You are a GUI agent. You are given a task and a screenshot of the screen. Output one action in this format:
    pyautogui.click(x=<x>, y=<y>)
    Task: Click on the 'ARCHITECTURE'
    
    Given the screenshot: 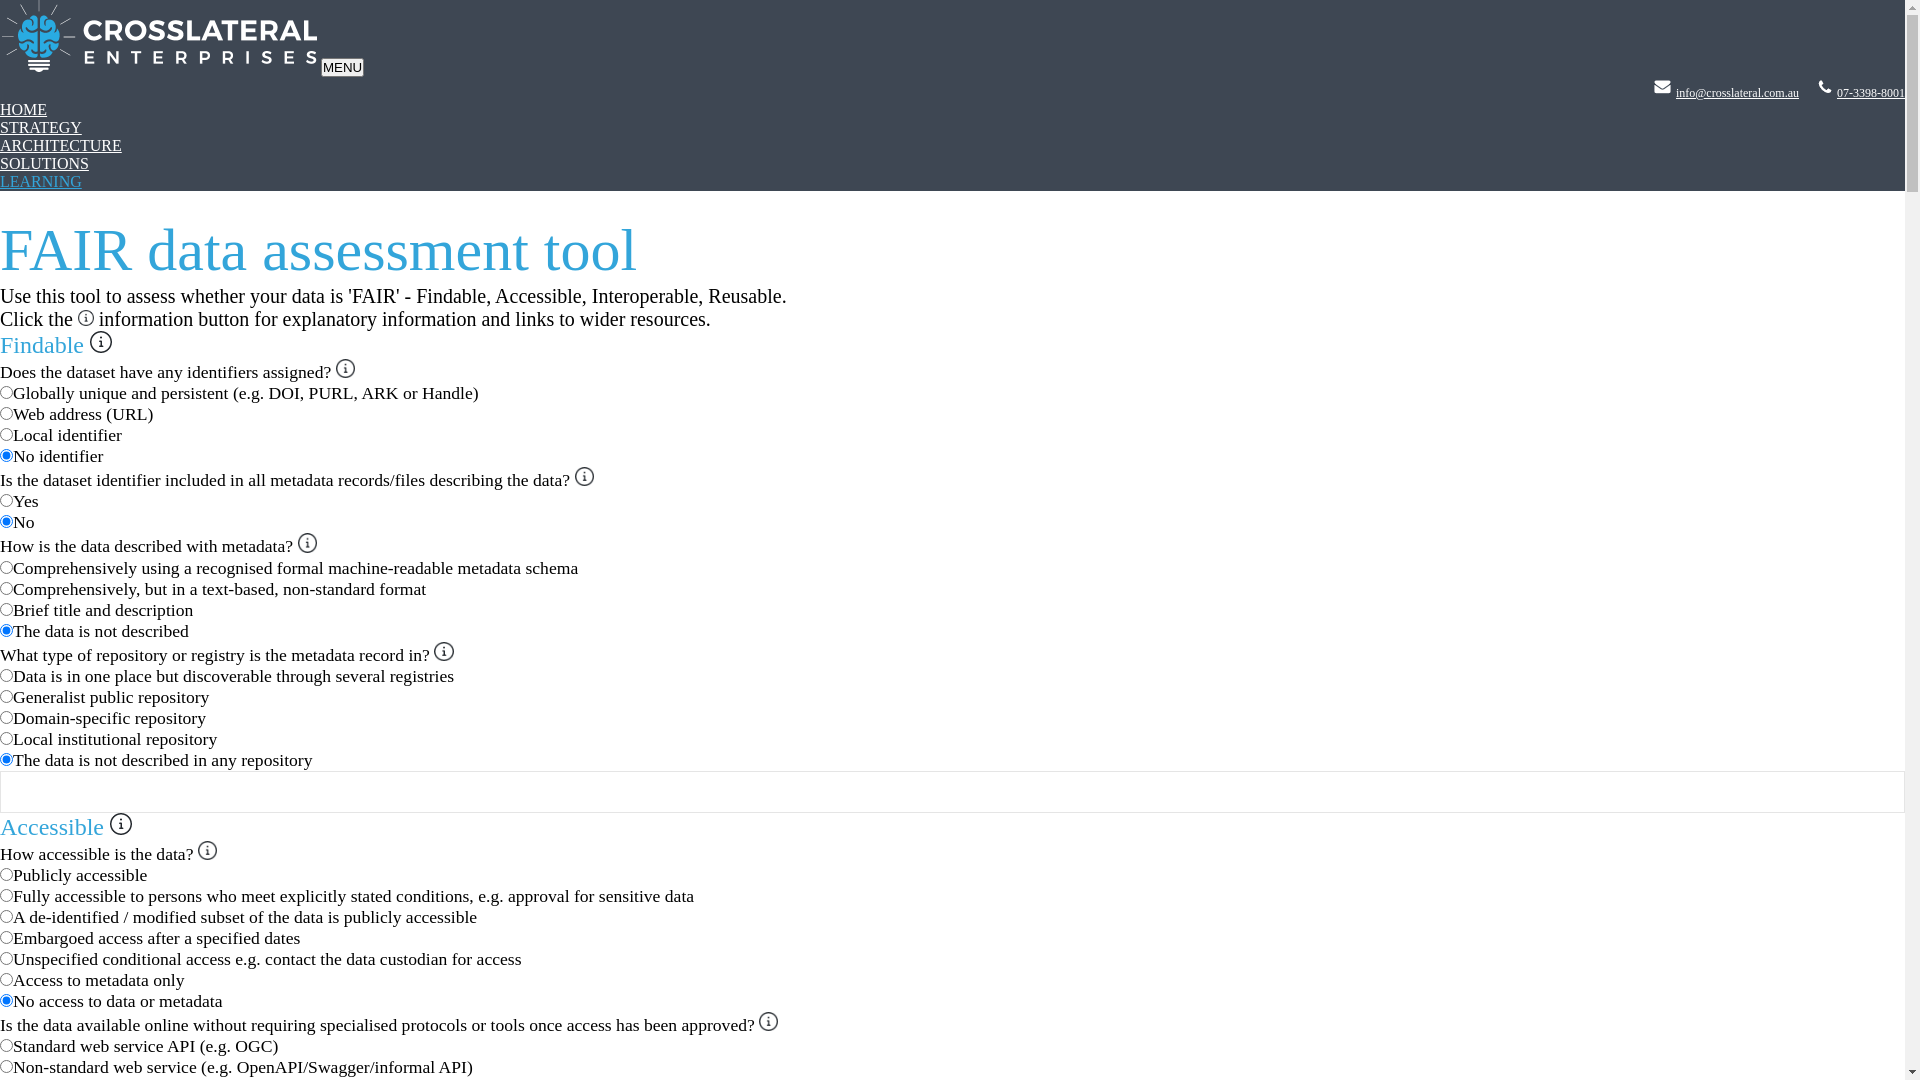 What is the action you would take?
    pyautogui.click(x=61, y=144)
    